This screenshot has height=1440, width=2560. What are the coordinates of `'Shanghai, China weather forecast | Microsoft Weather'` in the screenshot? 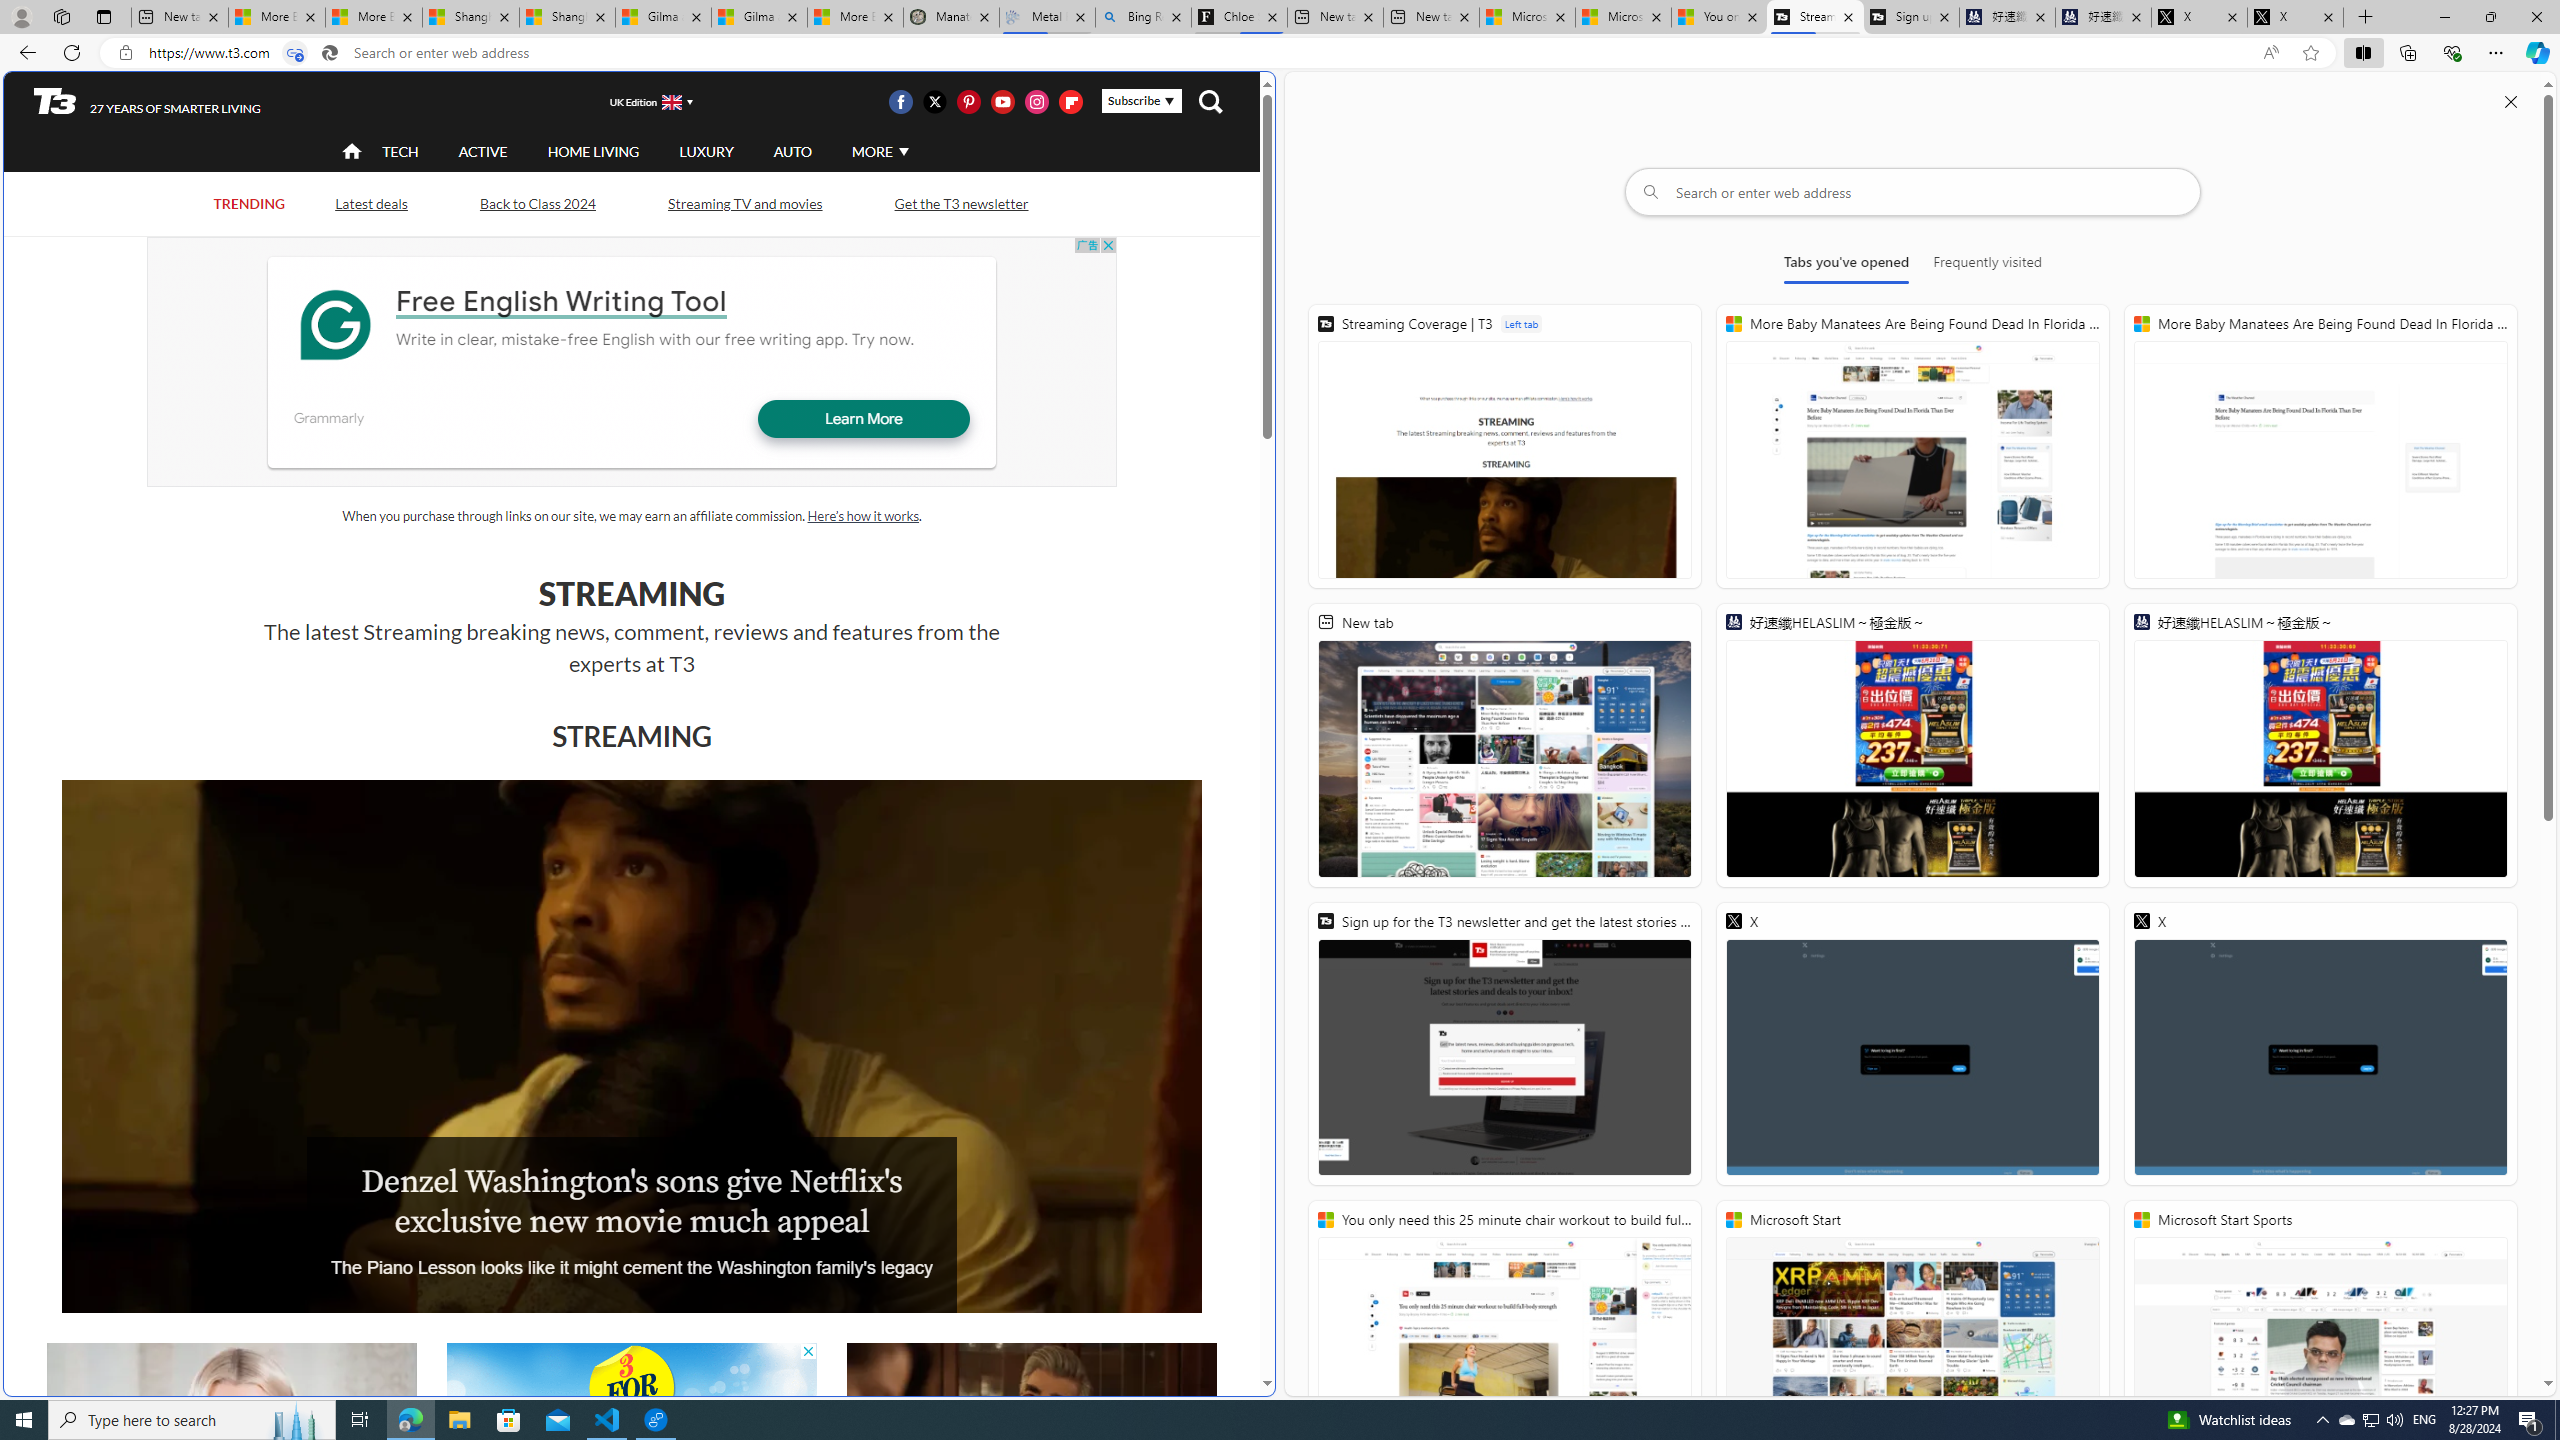 It's located at (567, 16).